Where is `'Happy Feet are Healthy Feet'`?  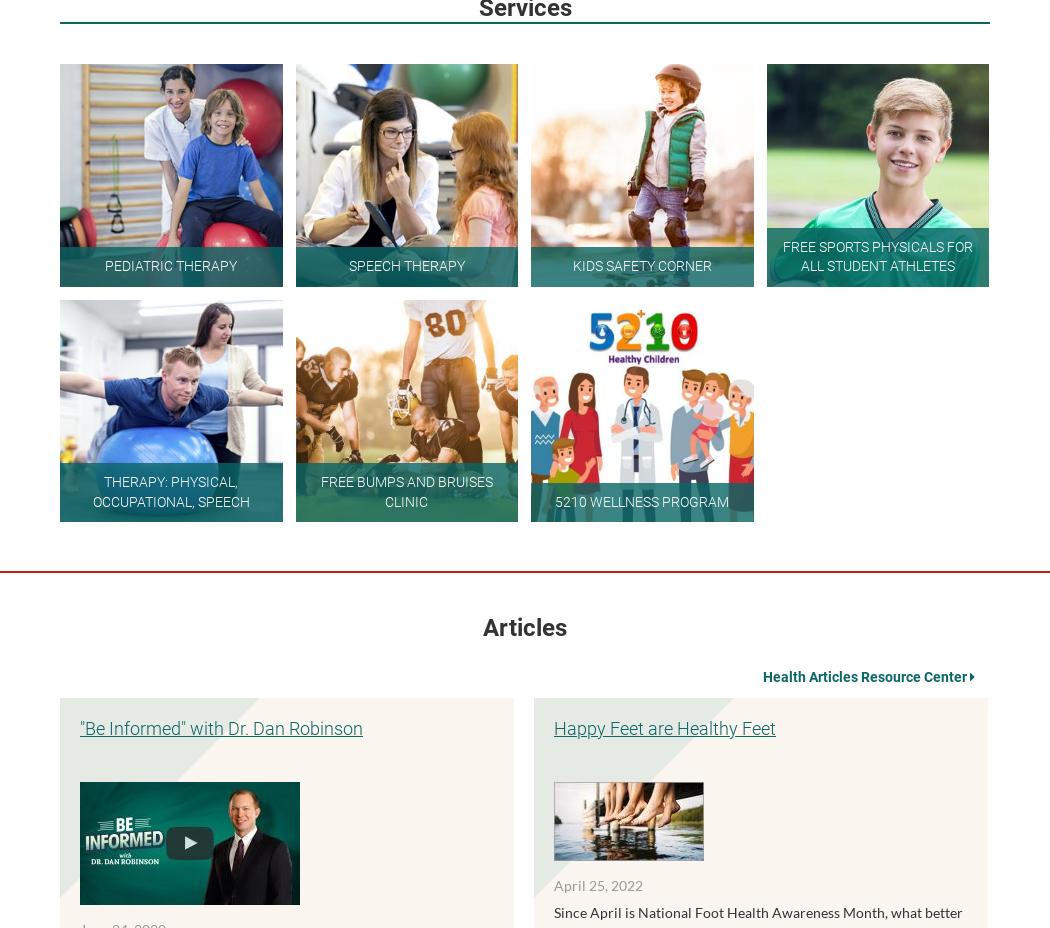 'Happy Feet are Healthy Feet' is located at coordinates (663, 726).